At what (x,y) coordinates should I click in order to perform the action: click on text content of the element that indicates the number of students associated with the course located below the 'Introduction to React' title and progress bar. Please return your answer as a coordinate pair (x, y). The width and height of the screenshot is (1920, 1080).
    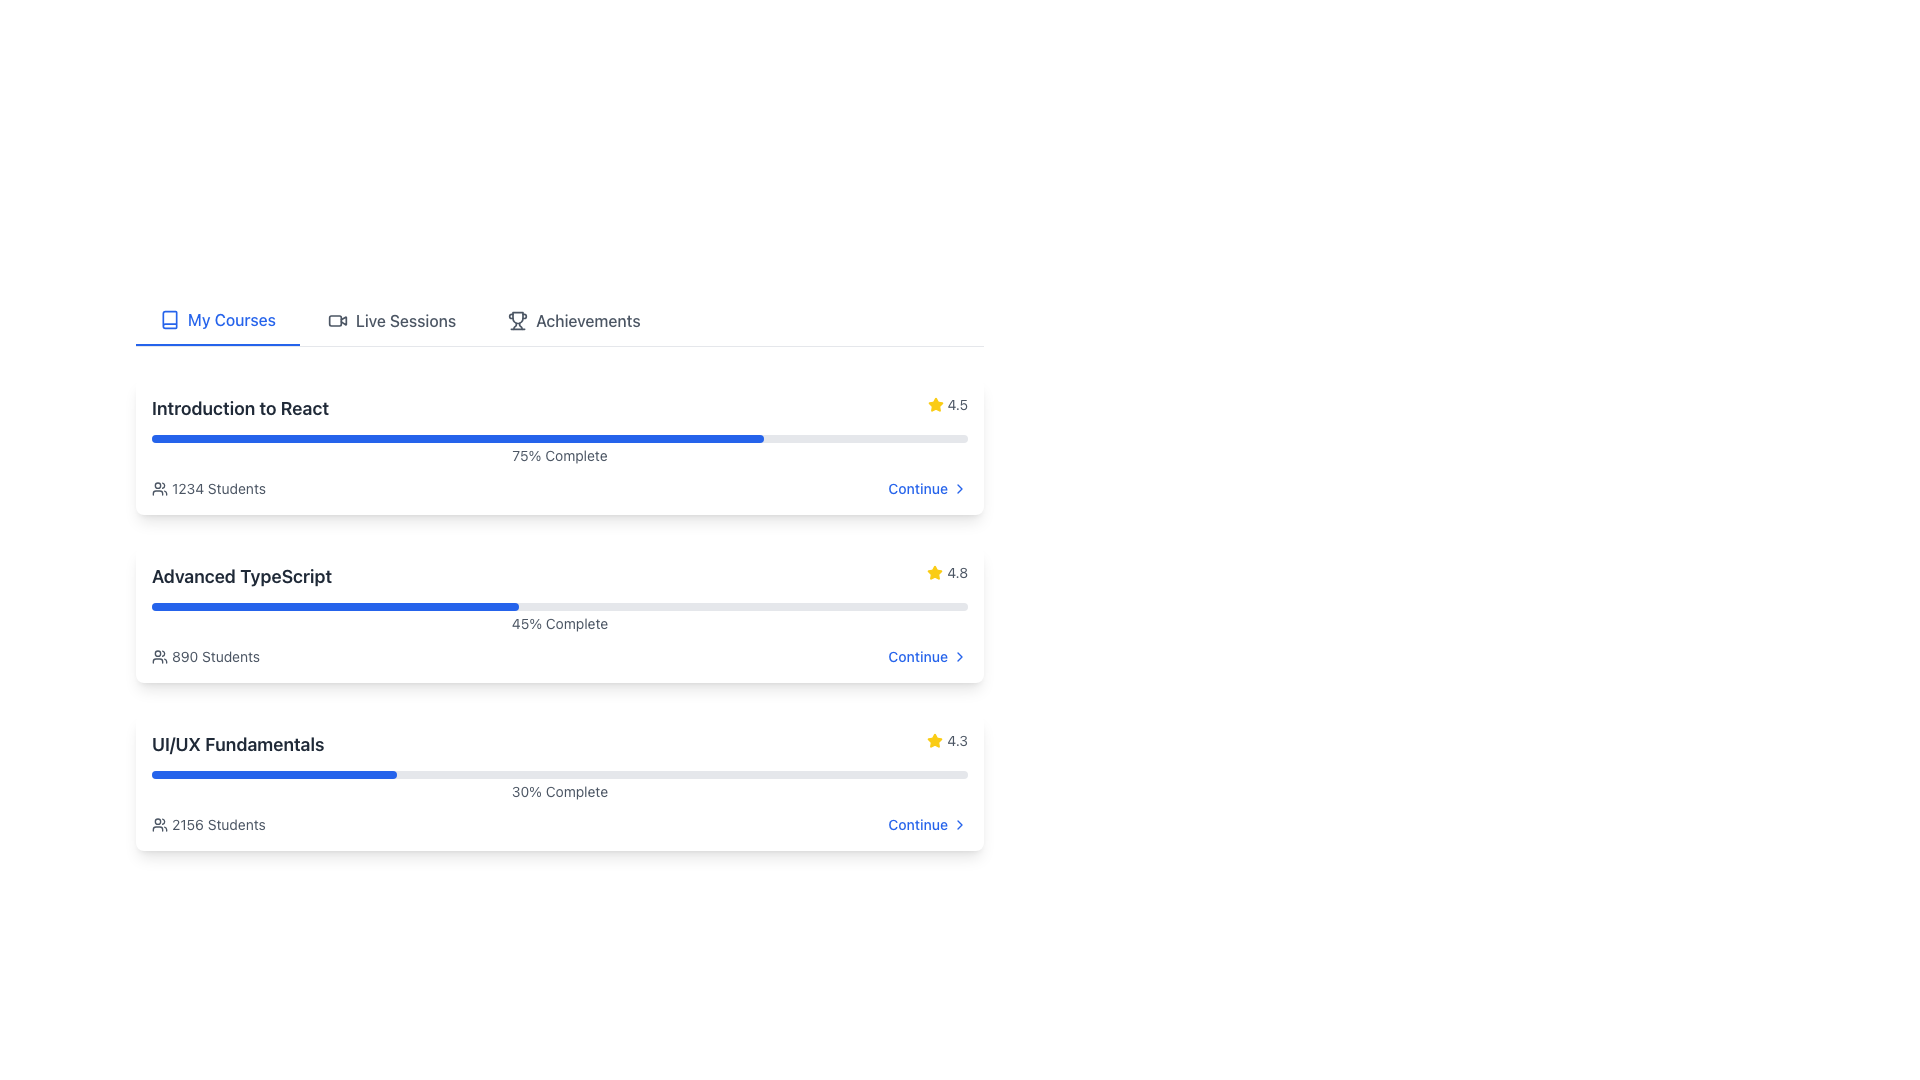
    Looking at the image, I should click on (208, 489).